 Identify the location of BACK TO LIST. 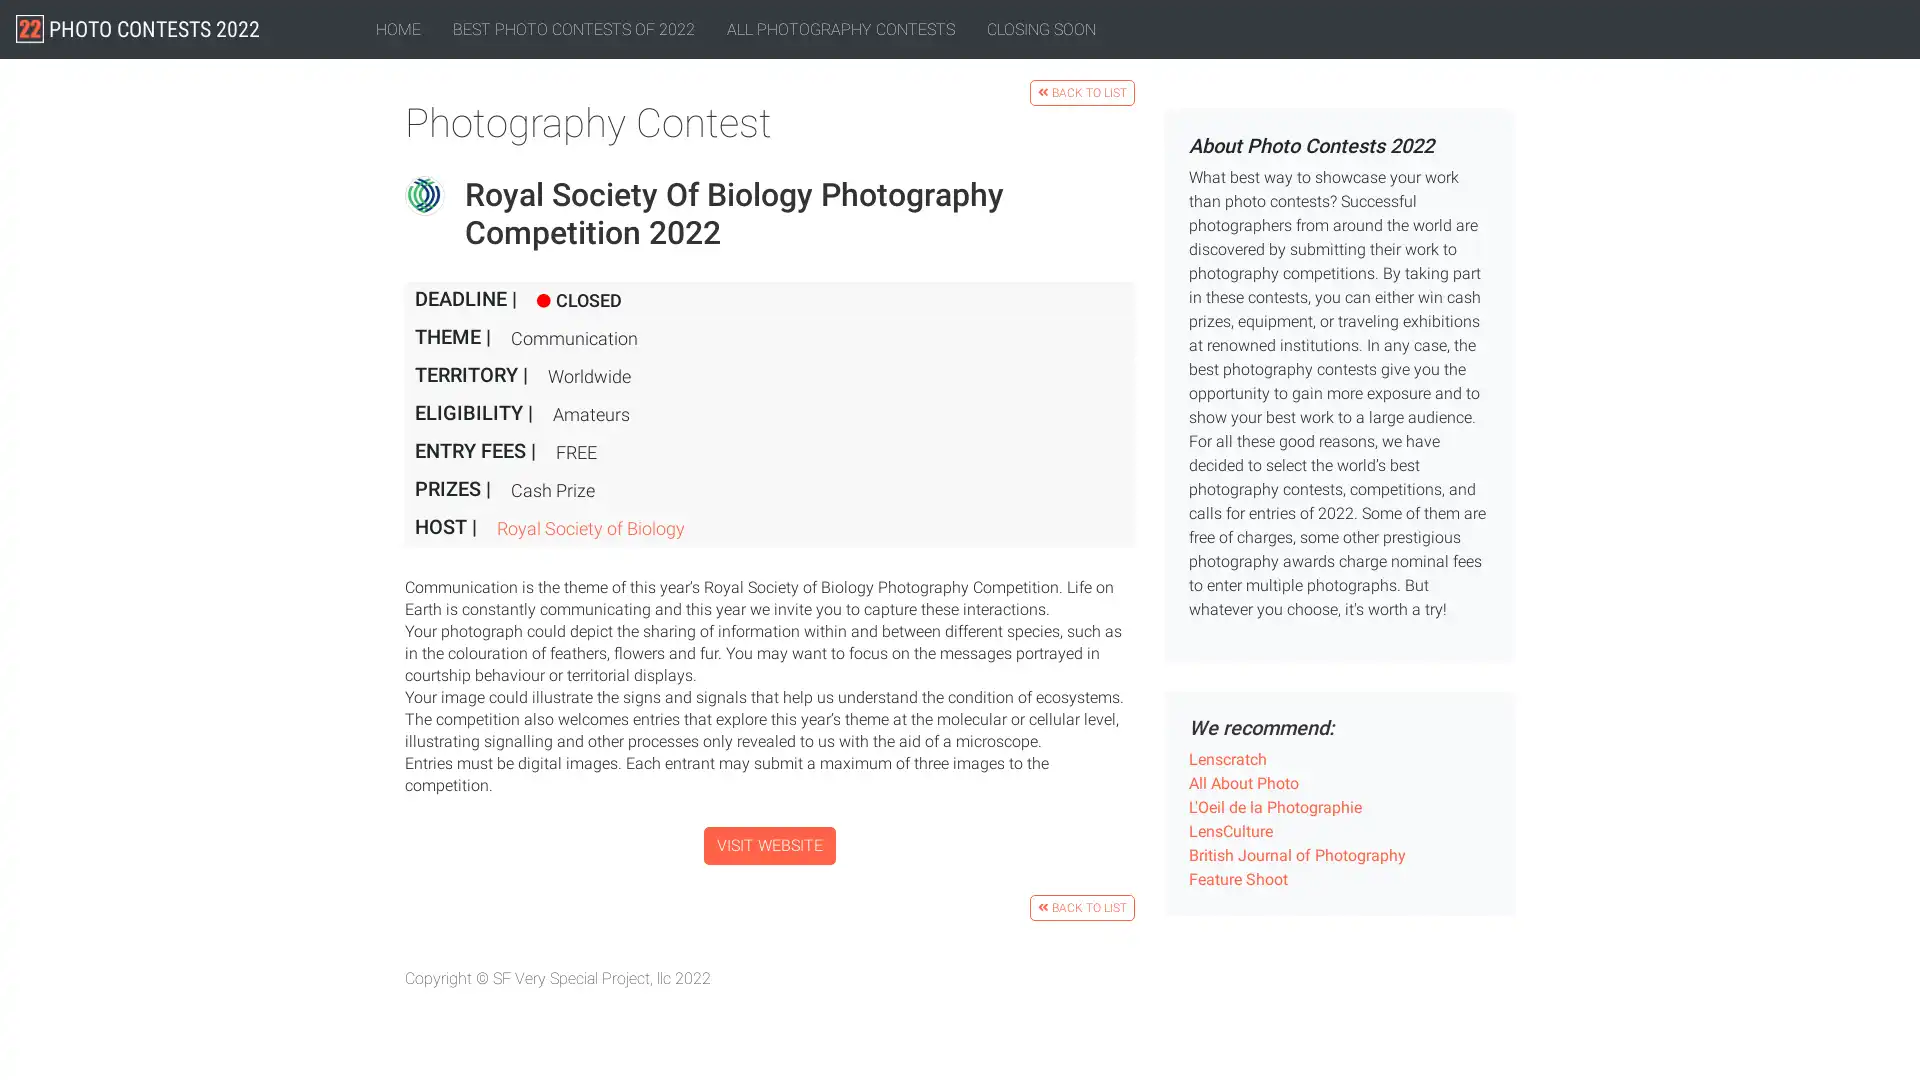
(1081, 906).